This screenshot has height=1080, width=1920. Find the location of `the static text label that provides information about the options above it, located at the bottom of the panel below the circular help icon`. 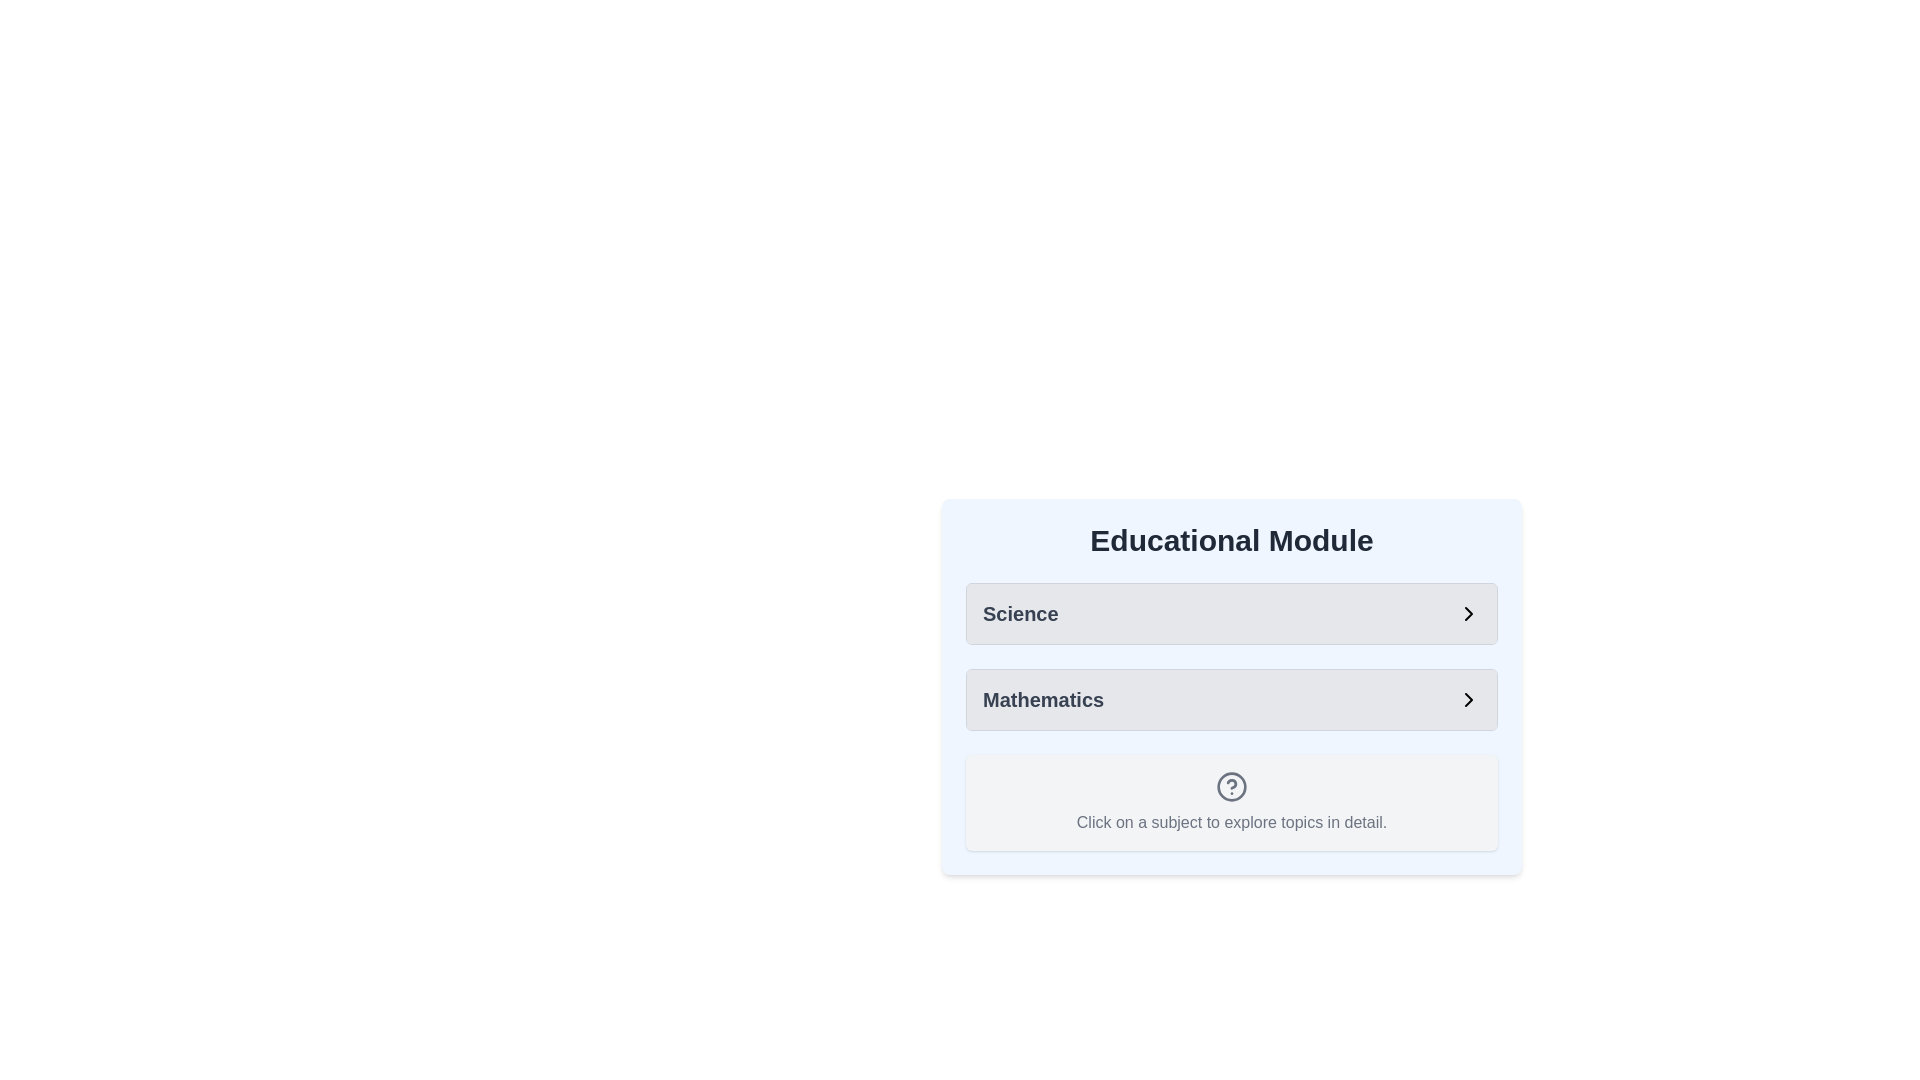

the static text label that provides information about the options above it, located at the bottom of the panel below the circular help icon is located at coordinates (1231, 822).